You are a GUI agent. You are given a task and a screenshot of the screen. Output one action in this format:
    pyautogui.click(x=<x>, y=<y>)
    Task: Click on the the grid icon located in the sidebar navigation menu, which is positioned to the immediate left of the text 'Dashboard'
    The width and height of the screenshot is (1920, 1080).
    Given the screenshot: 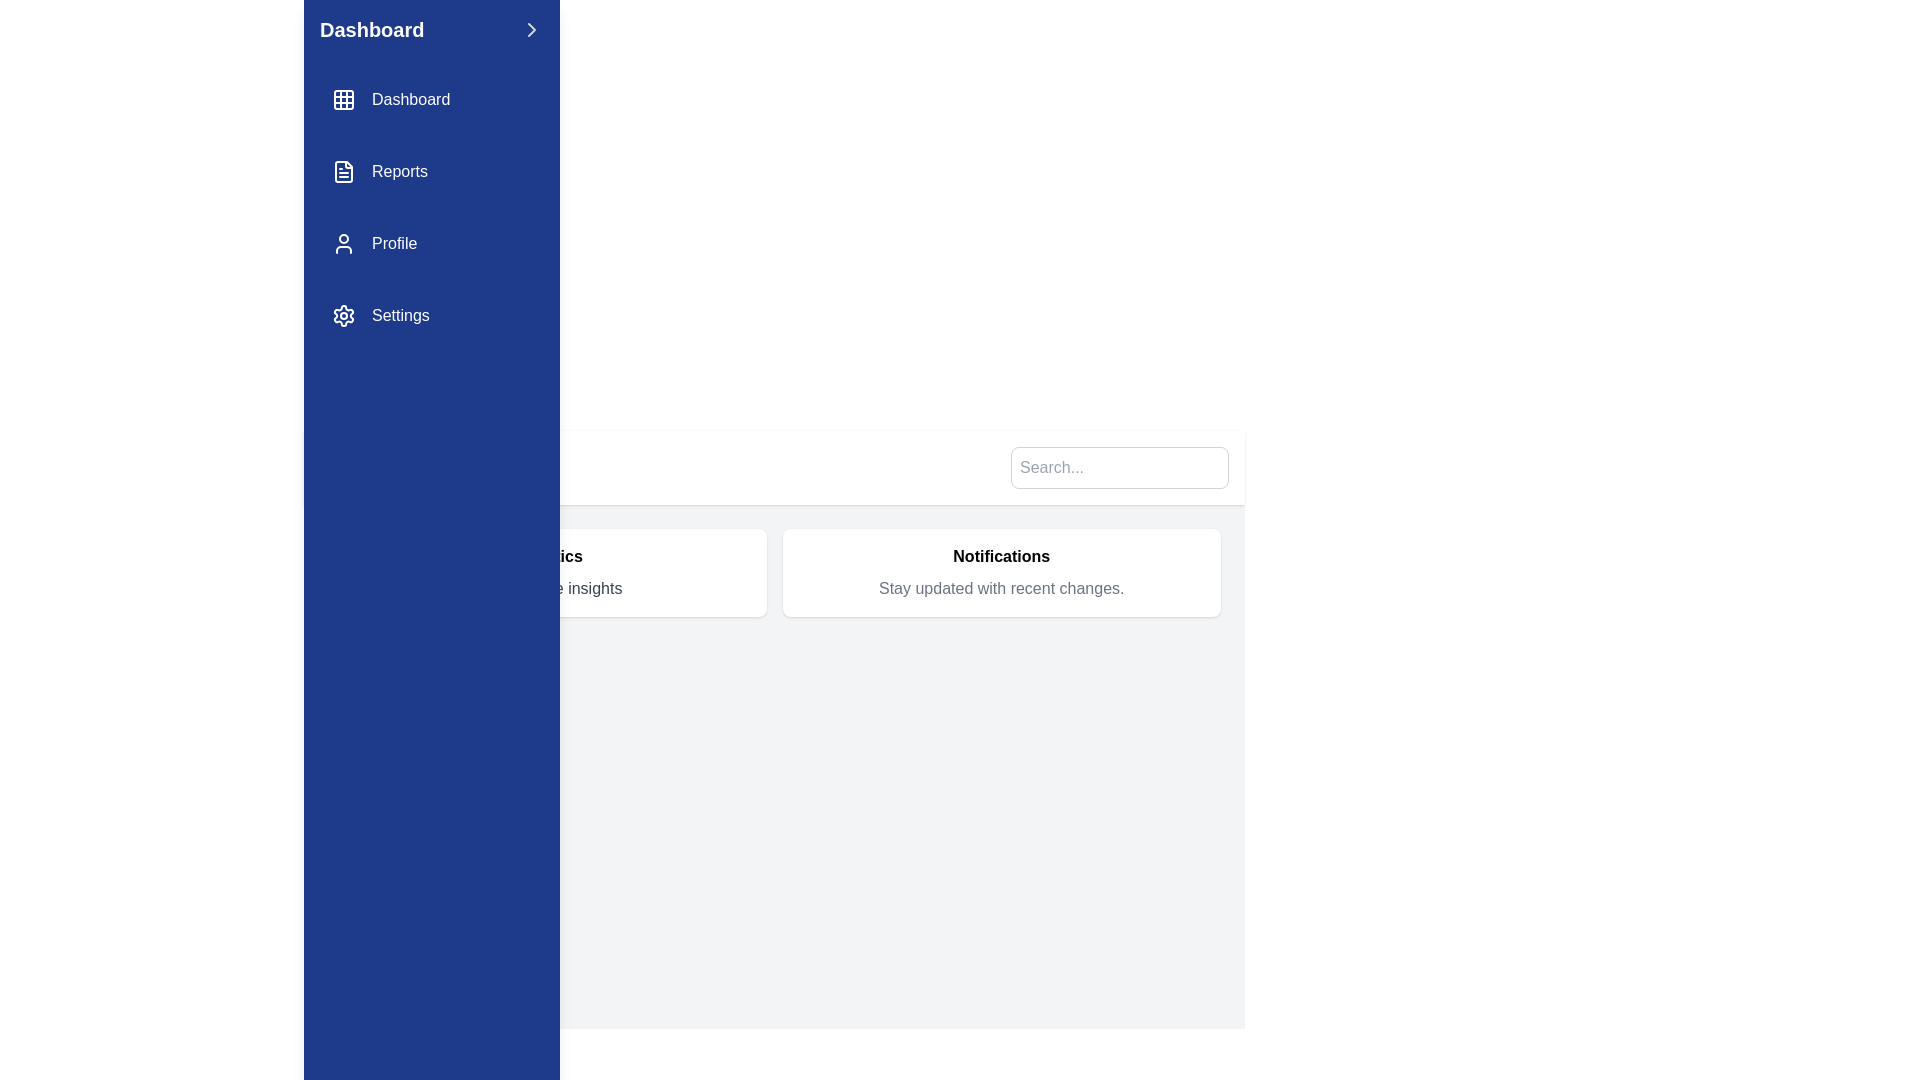 What is the action you would take?
    pyautogui.click(x=344, y=100)
    